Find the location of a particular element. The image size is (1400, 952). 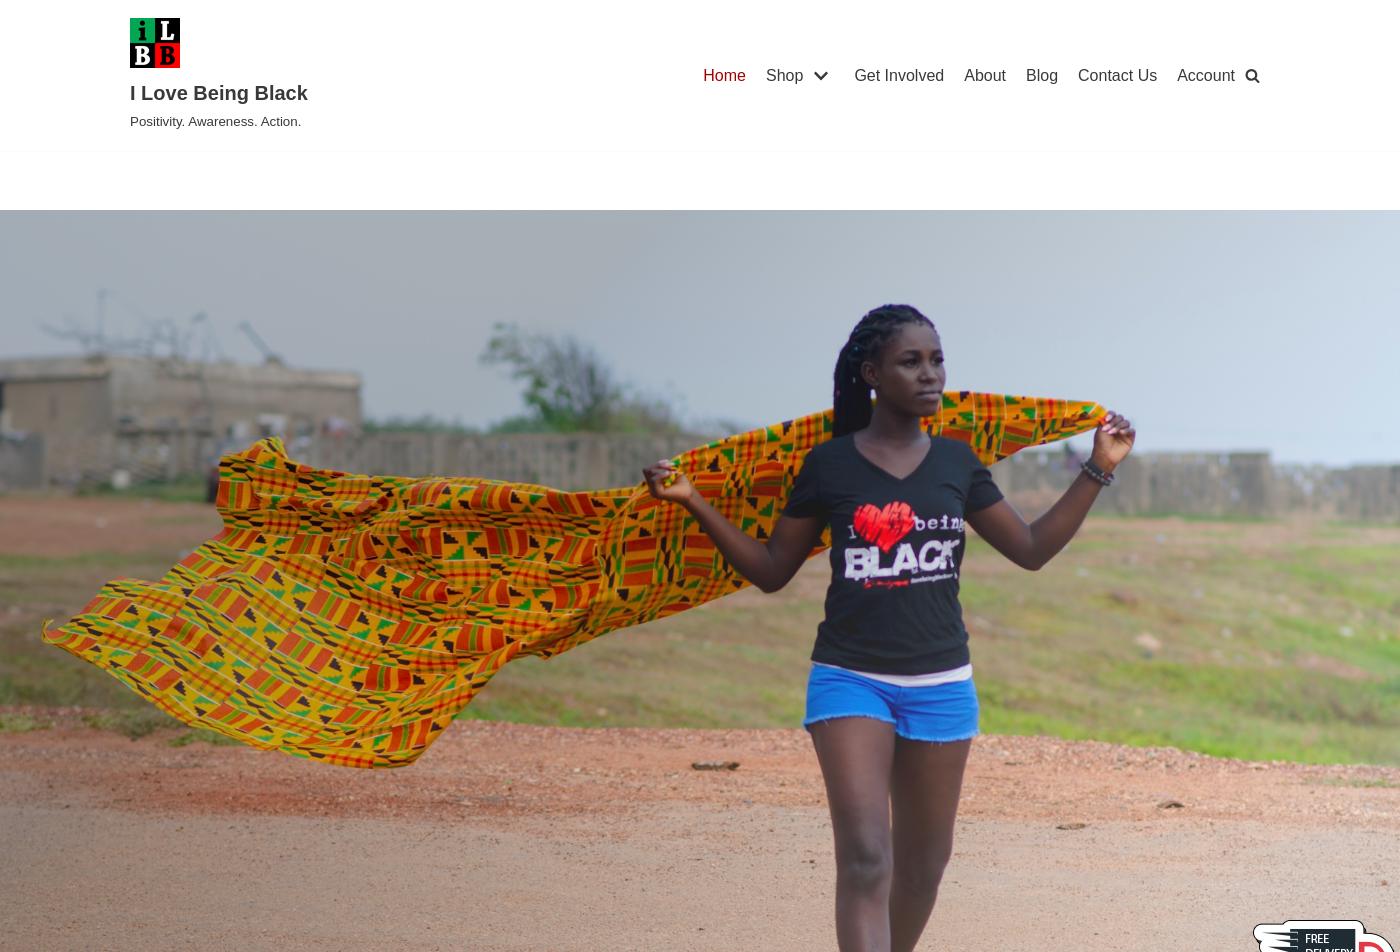

'Men’s' is located at coordinates (740, 117).